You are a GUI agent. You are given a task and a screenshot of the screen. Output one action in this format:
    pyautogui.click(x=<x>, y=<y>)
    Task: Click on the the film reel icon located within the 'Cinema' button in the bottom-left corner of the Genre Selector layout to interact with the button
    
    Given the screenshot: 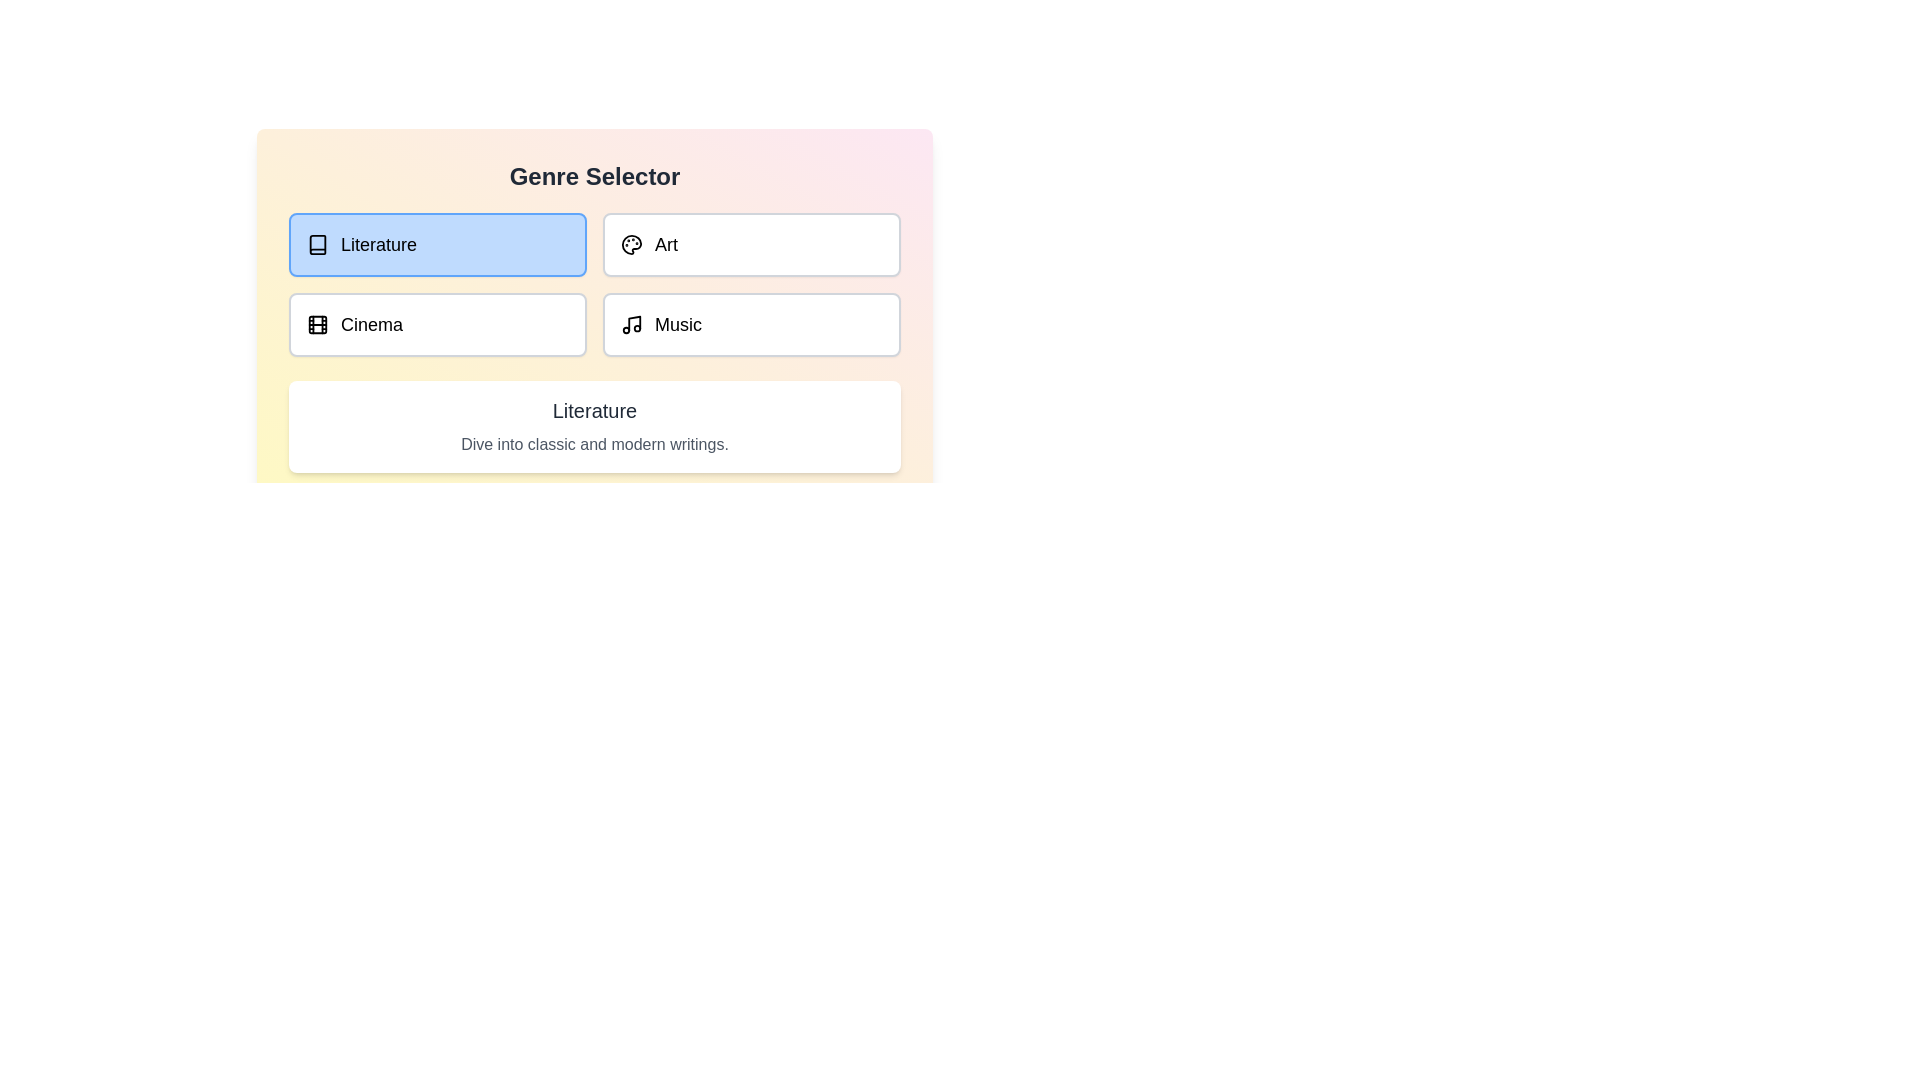 What is the action you would take?
    pyautogui.click(x=316, y=323)
    